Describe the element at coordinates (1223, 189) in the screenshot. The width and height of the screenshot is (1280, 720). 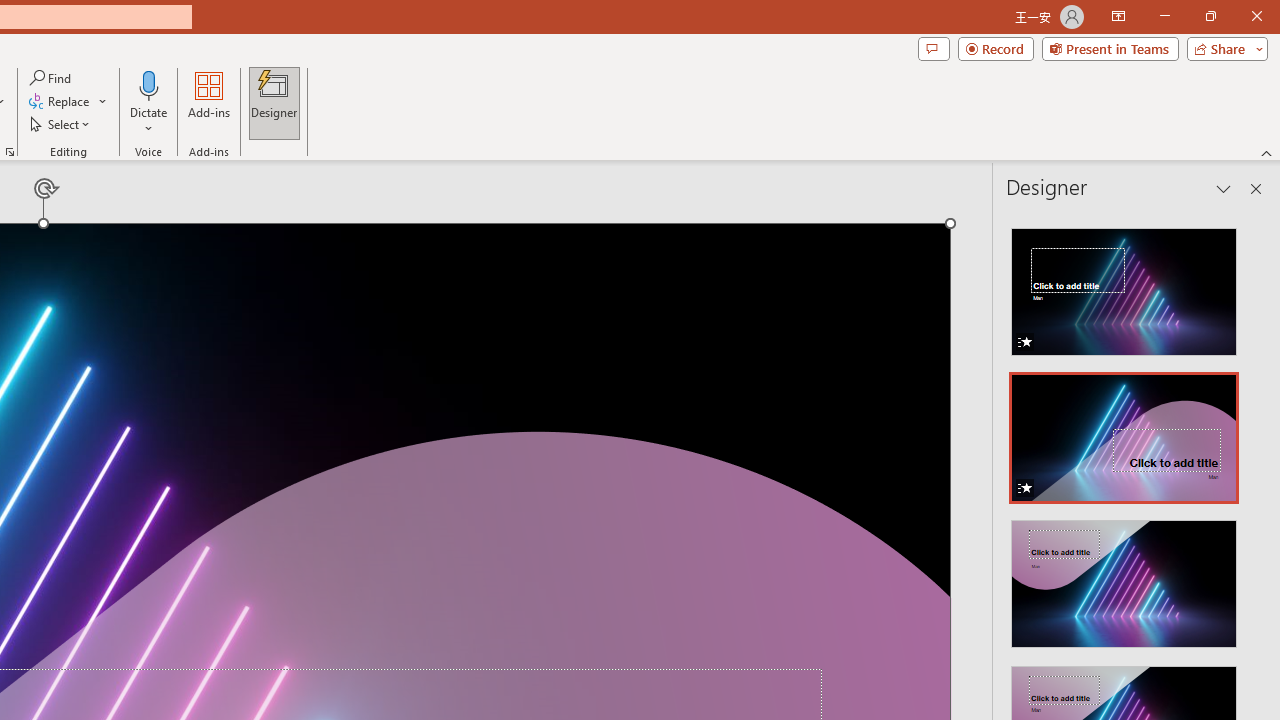
I see `'Task Pane Options'` at that location.